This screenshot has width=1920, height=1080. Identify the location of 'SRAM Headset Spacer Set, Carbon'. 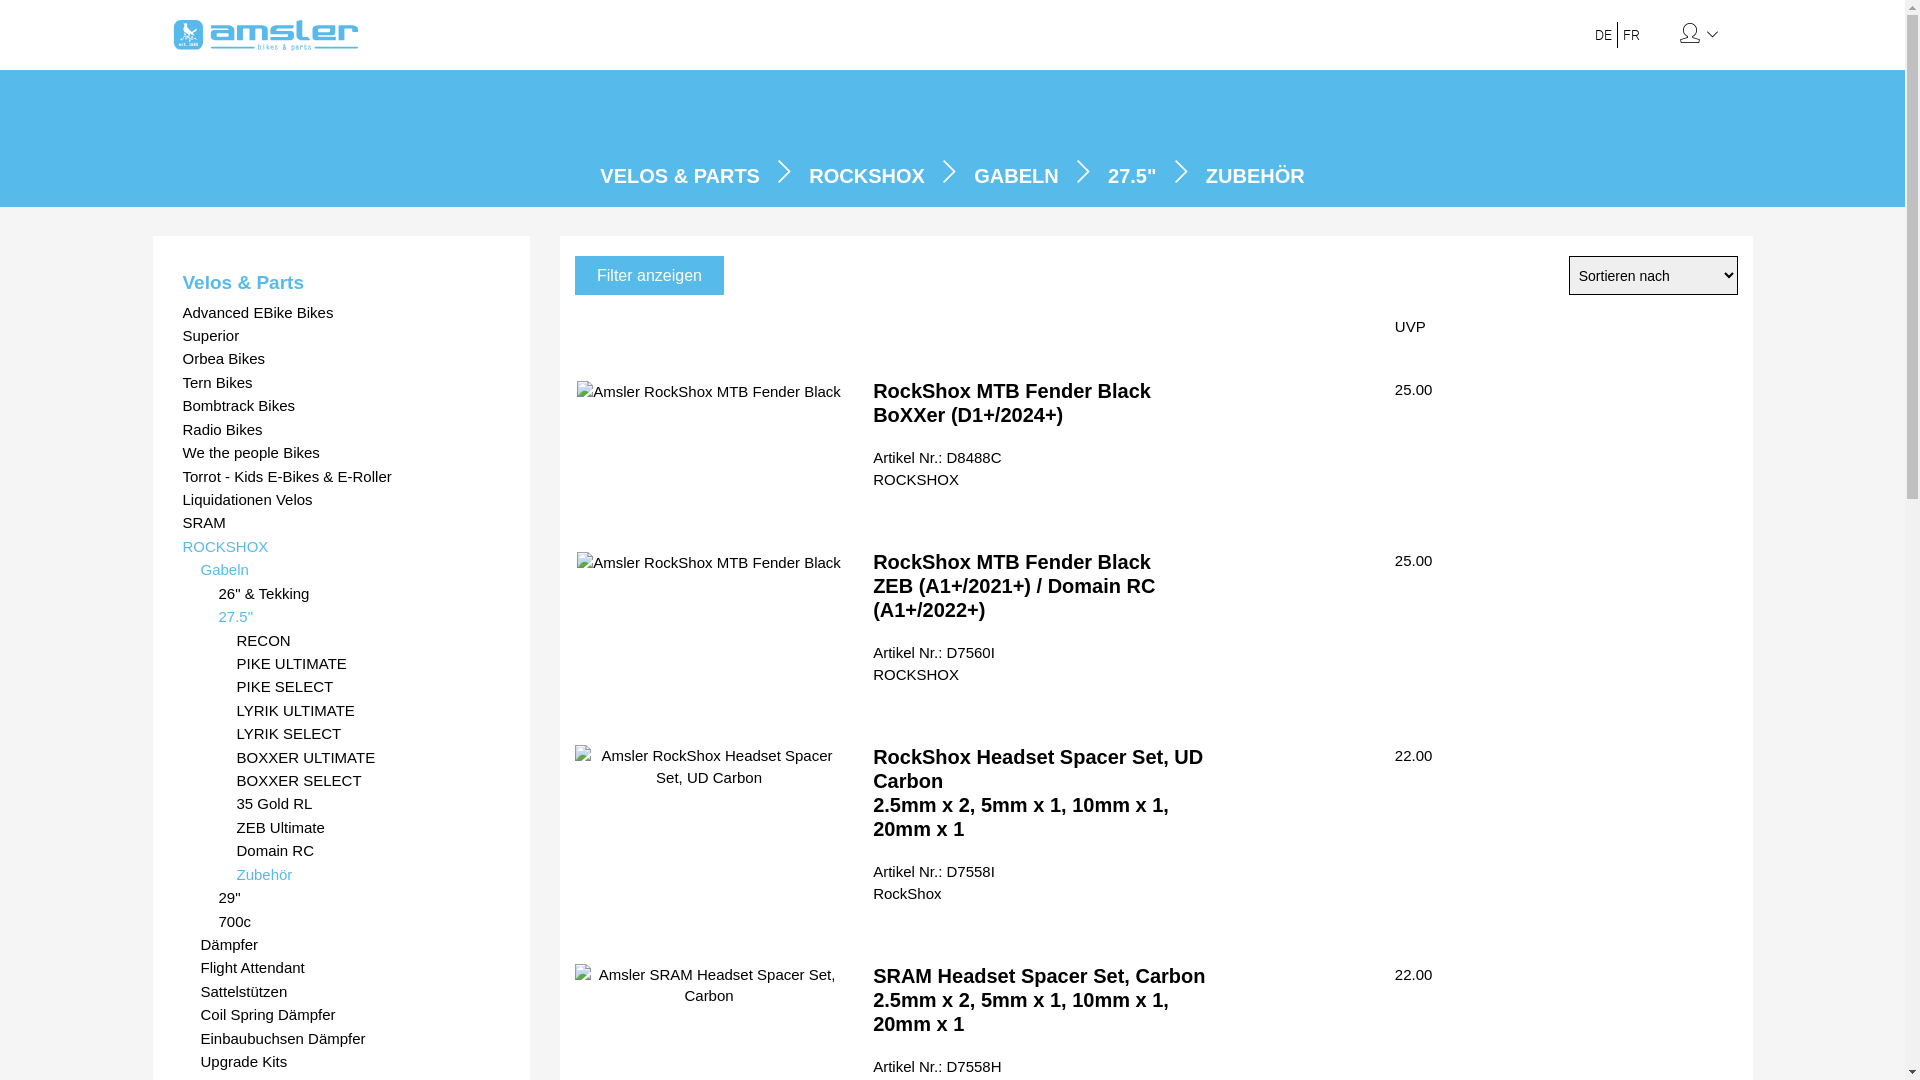
(574, 984).